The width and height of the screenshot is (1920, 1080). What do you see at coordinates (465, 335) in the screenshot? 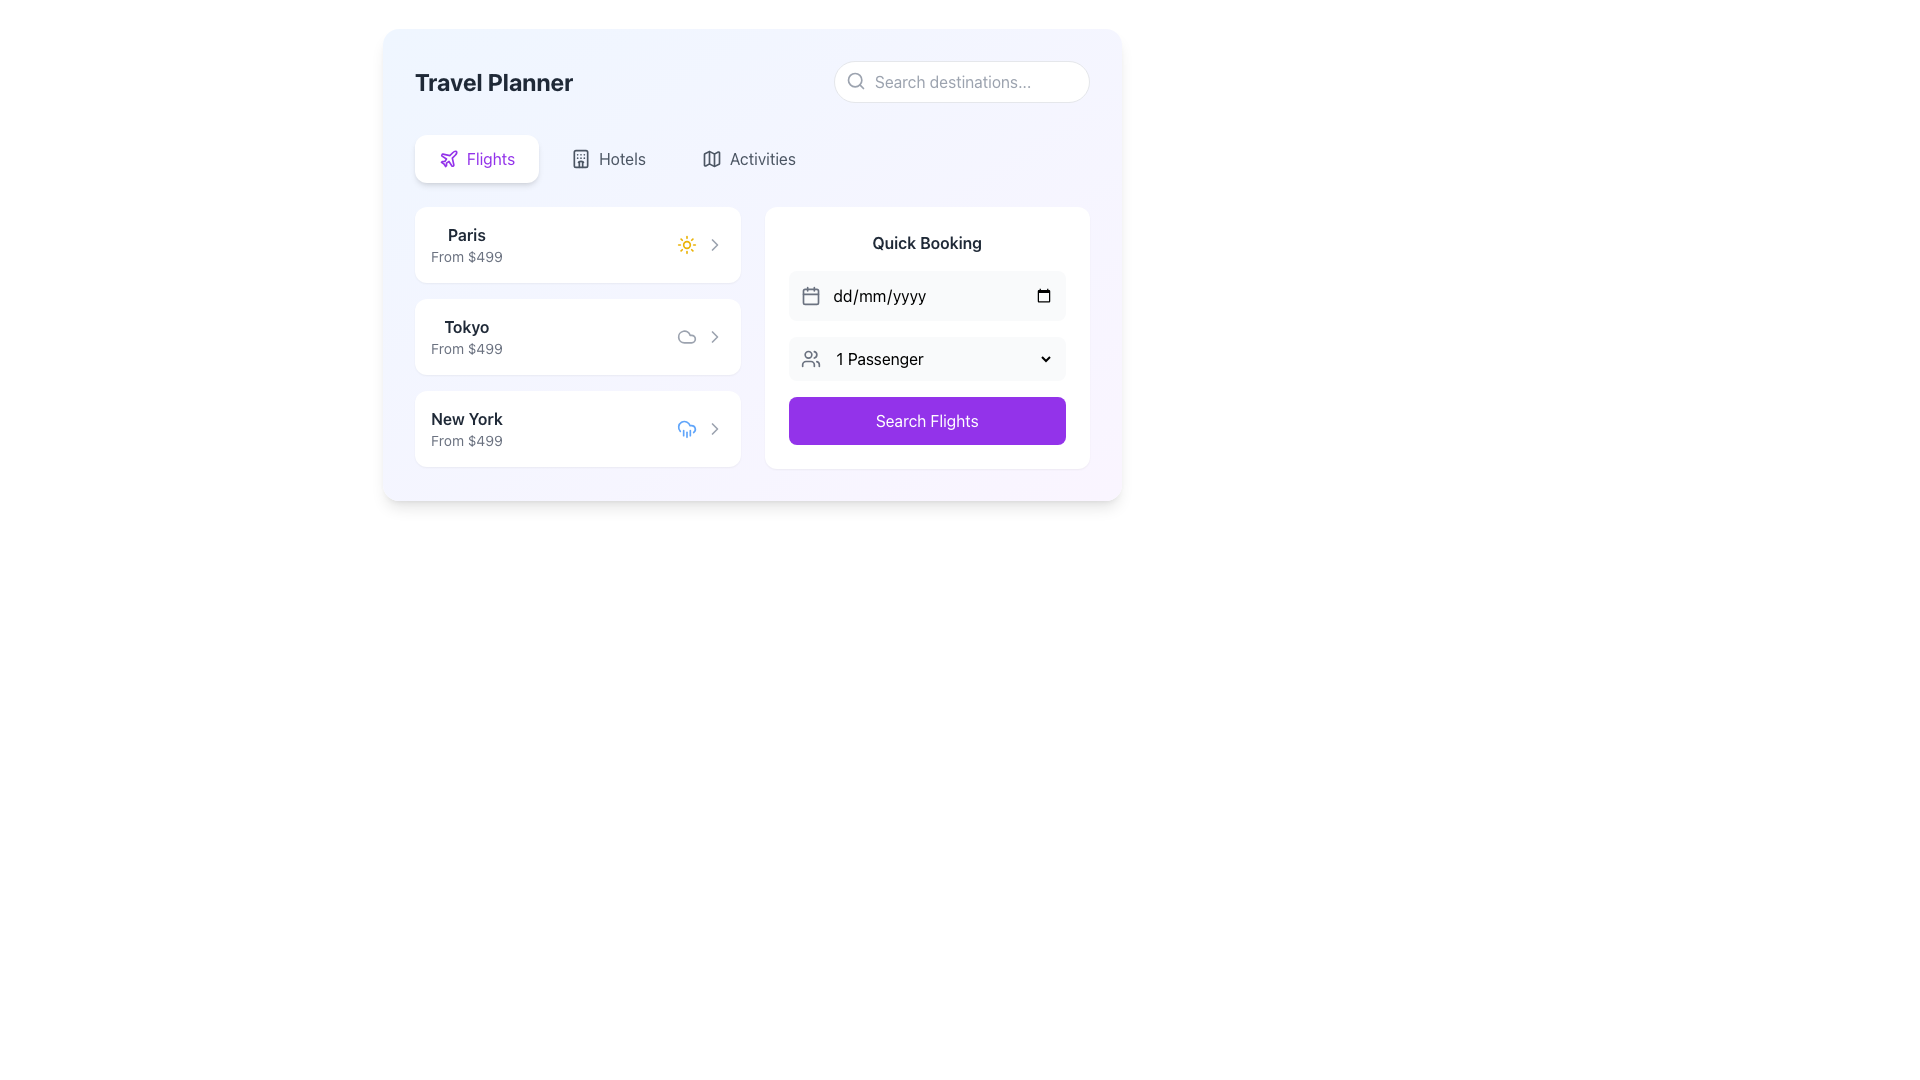
I see `flight destination and price information displayed in the second entry of the flight list under the 'Flights' tab, which is located between the entries for Paris and New York` at bounding box center [465, 335].